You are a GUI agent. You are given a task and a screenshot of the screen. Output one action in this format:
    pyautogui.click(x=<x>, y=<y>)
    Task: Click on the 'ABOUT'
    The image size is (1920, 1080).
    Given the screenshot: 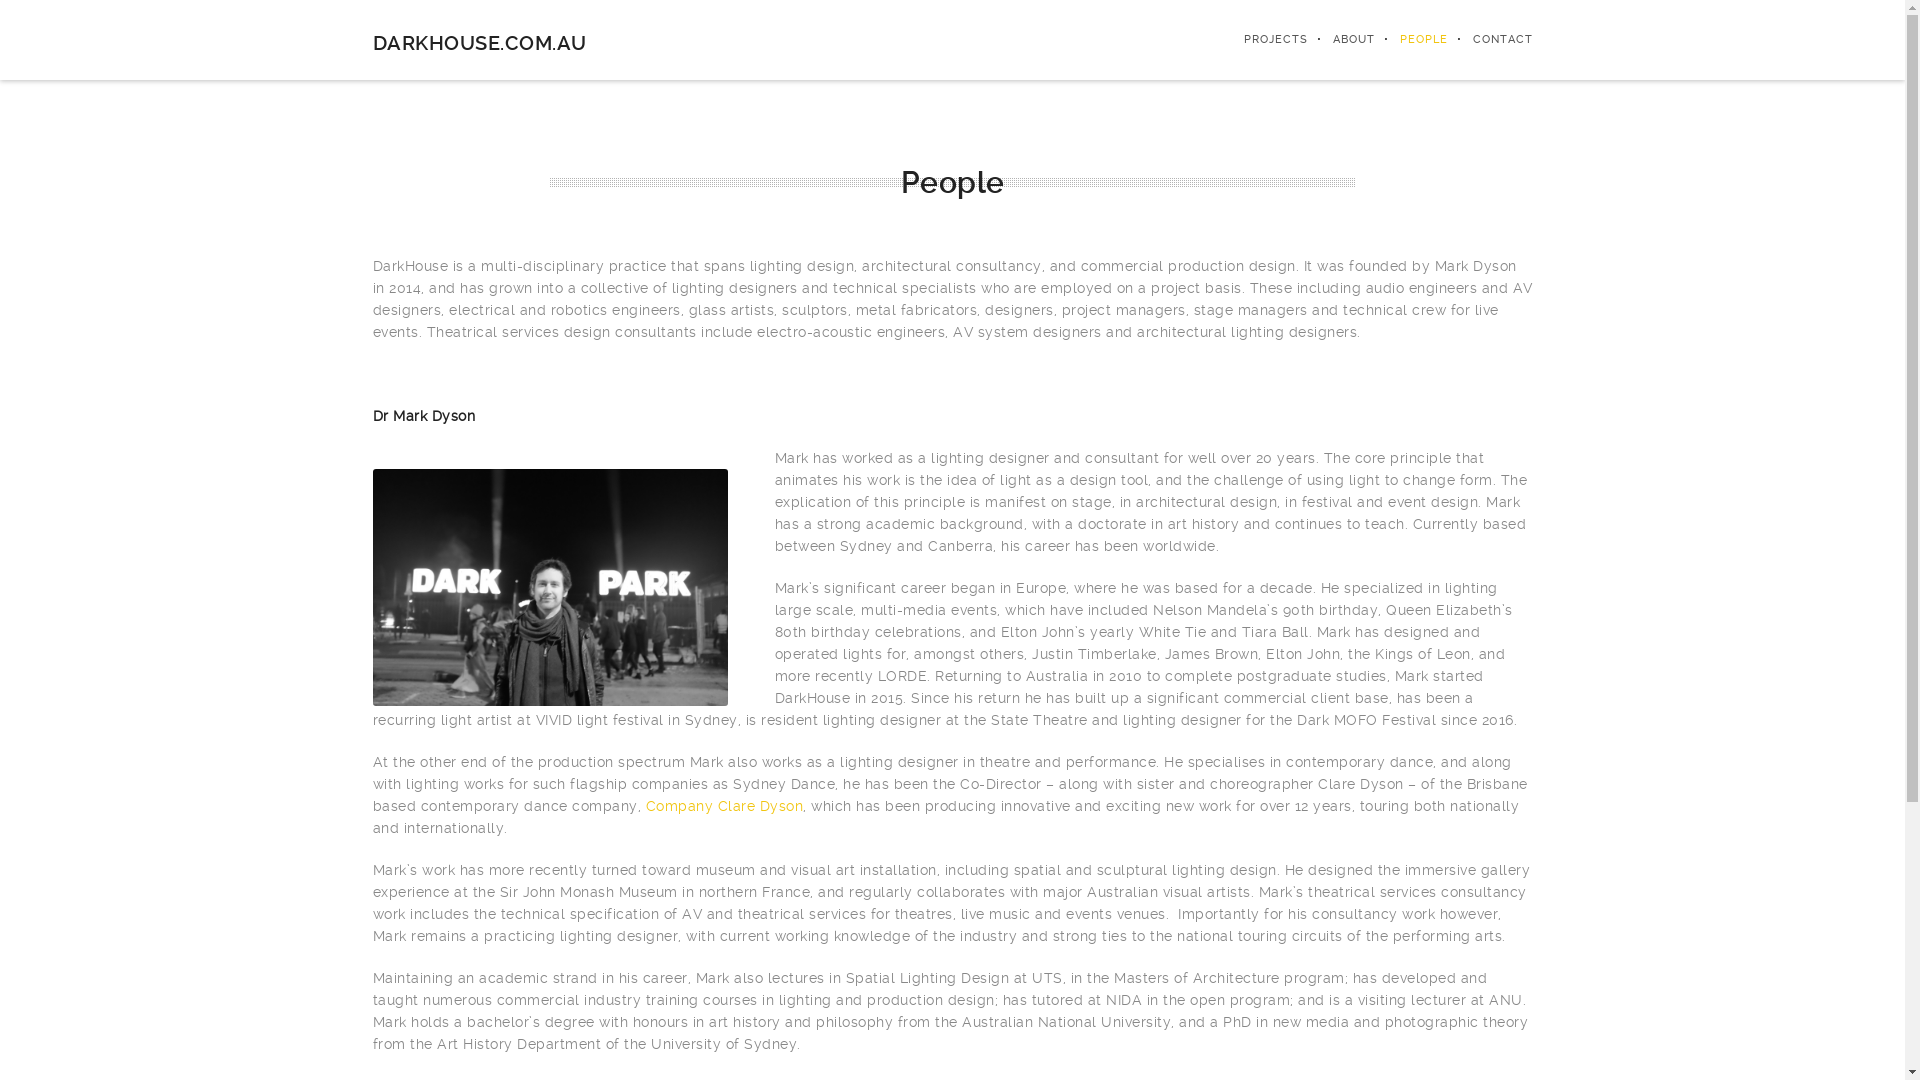 What is the action you would take?
    pyautogui.click(x=1341, y=39)
    